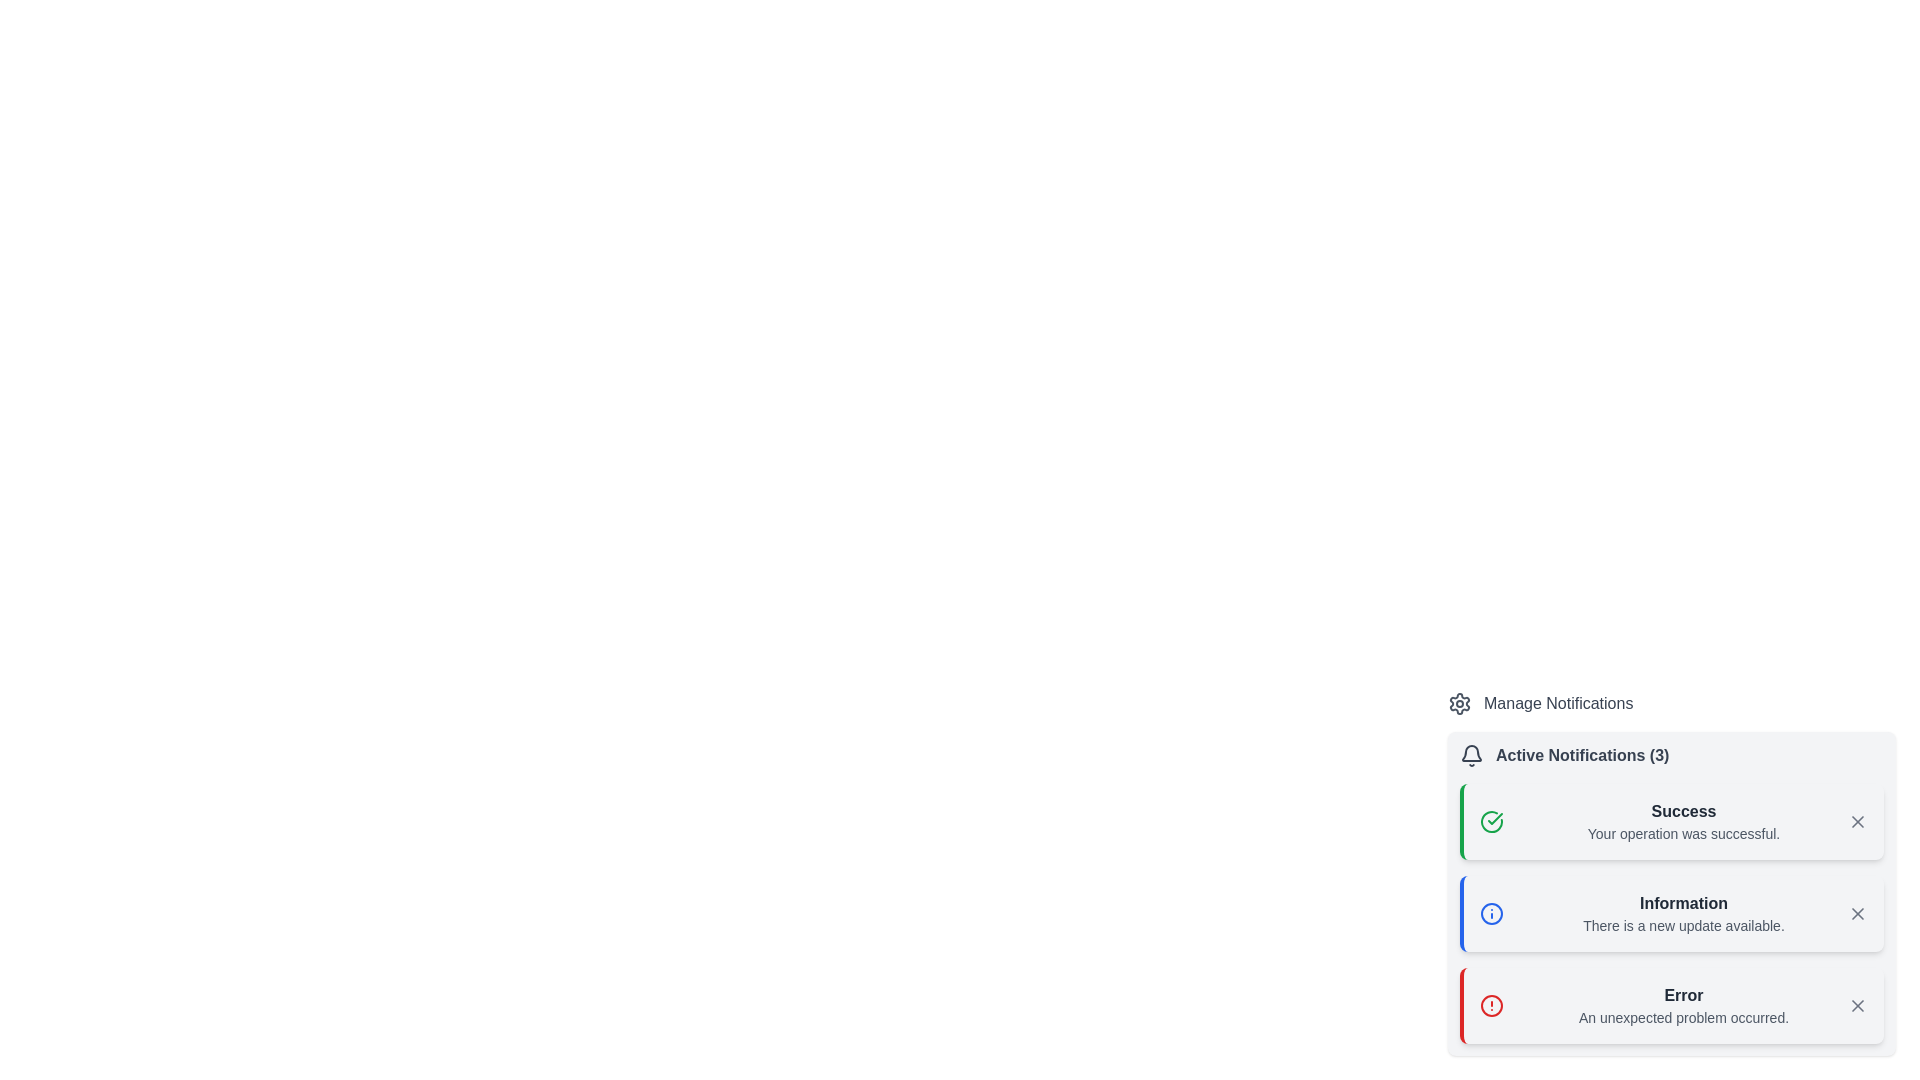 The image size is (1920, 1080). Describe the element at coordinates (1683, 833) in the screenshot. I see `the Static Text displaying 'Your operation was successful.' located within the 'Success' notification card` at that location.